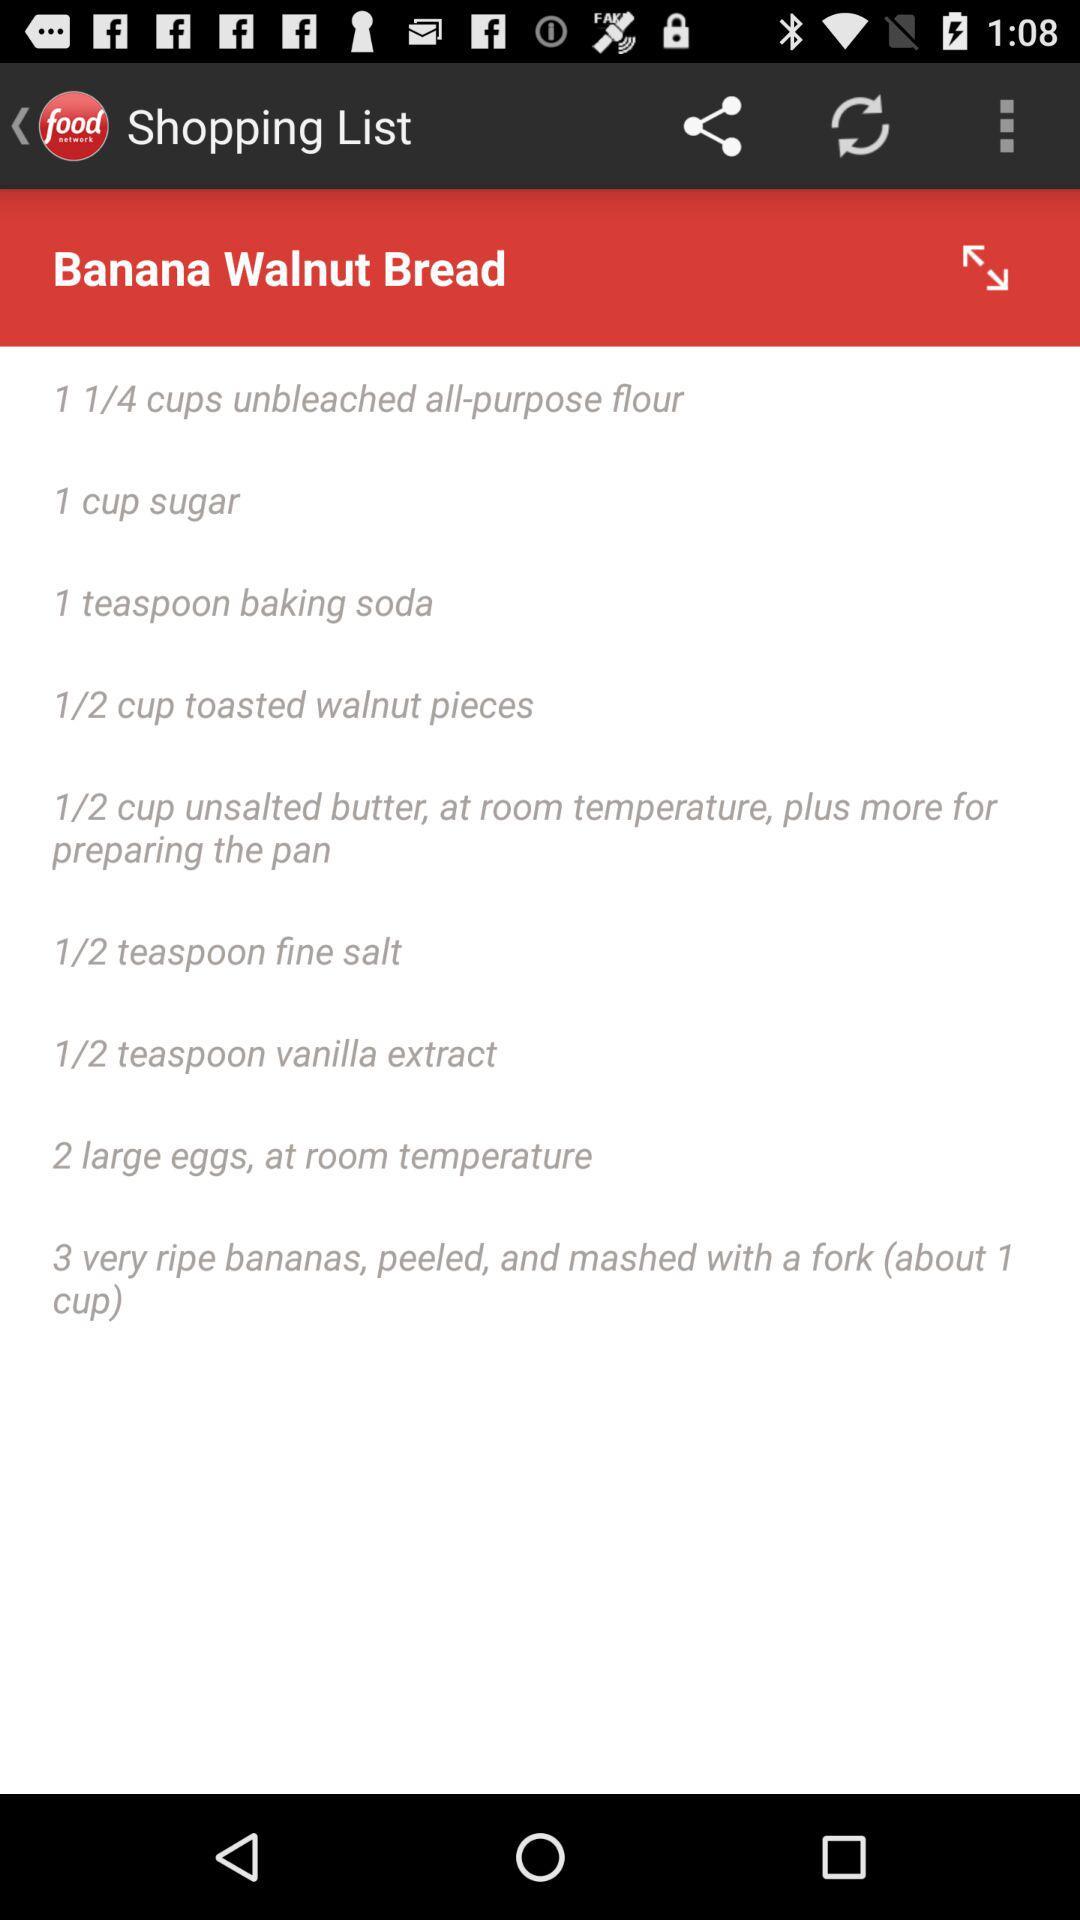 The image size is (1080, 1920). Describe the element at coordinates (540, 266) in the screenshot. I see `icon above the 1 1 4 icon` at that location.